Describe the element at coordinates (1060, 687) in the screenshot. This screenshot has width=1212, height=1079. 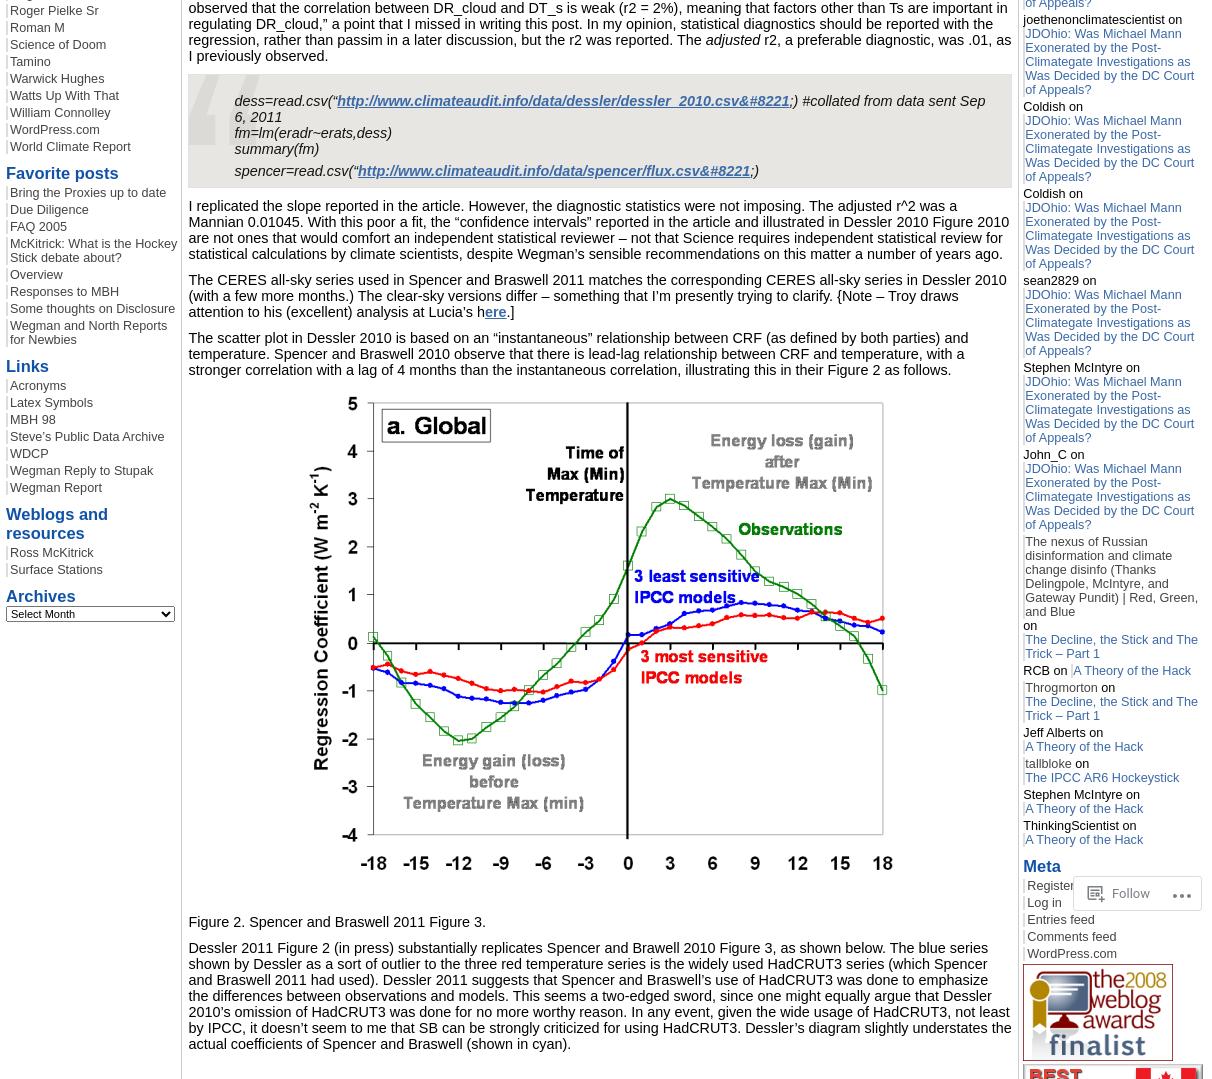
I see `'Throgmorton'` at that location.